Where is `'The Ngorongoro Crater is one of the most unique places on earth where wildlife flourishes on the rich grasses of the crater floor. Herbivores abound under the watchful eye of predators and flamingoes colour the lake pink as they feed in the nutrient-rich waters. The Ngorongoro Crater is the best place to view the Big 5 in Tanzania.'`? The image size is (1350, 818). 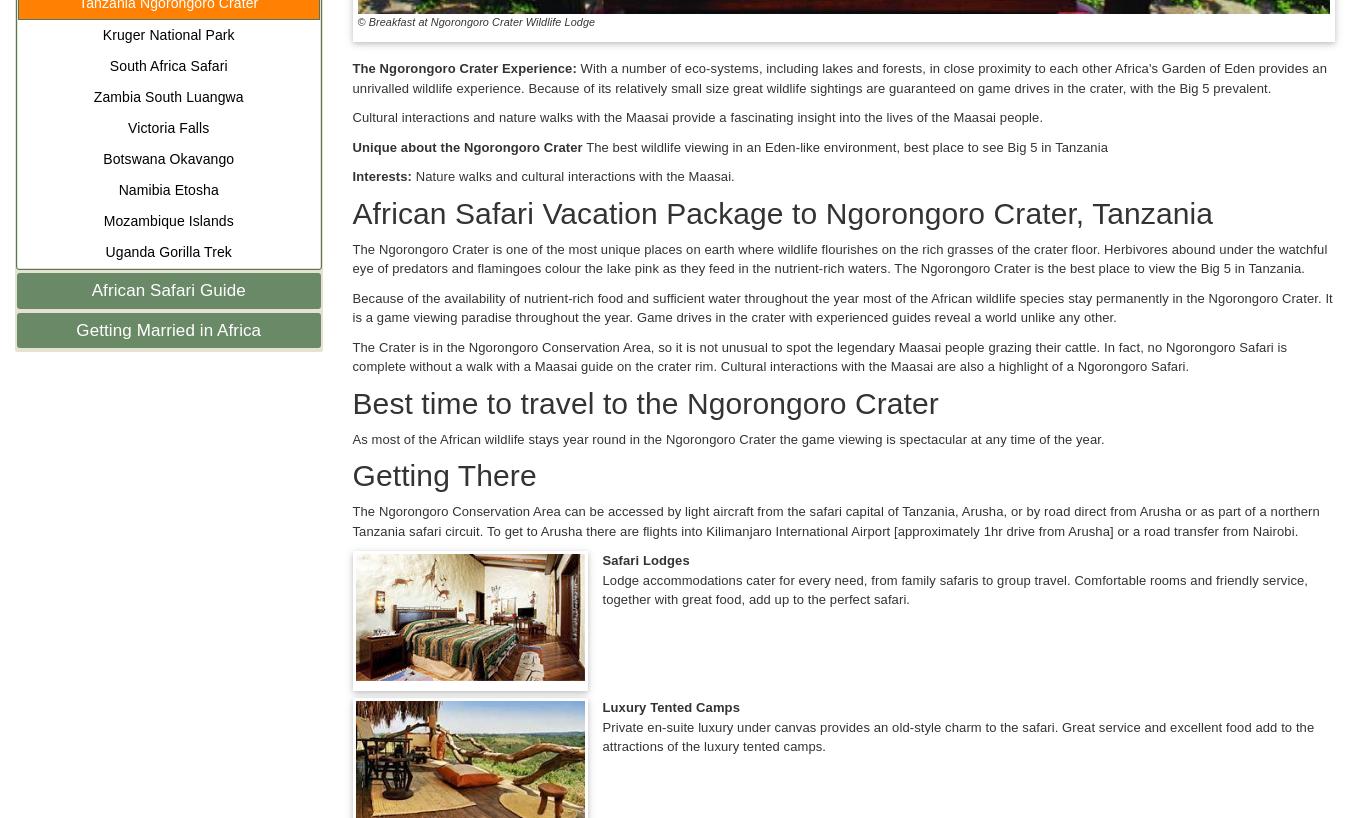
'The Ngorongoro Crater is one of the most unique places on earth where wildlife flourishes on the rich grasses of the crater floor. Herbivores abound under the watchful eye of predators and flamingoes colour the lake pink as they feed in the nutrient-rich waters. The Ngorongoro Crater is the best place to view the Big 5 in Tanzania.' is located at coordinates (839, 258).